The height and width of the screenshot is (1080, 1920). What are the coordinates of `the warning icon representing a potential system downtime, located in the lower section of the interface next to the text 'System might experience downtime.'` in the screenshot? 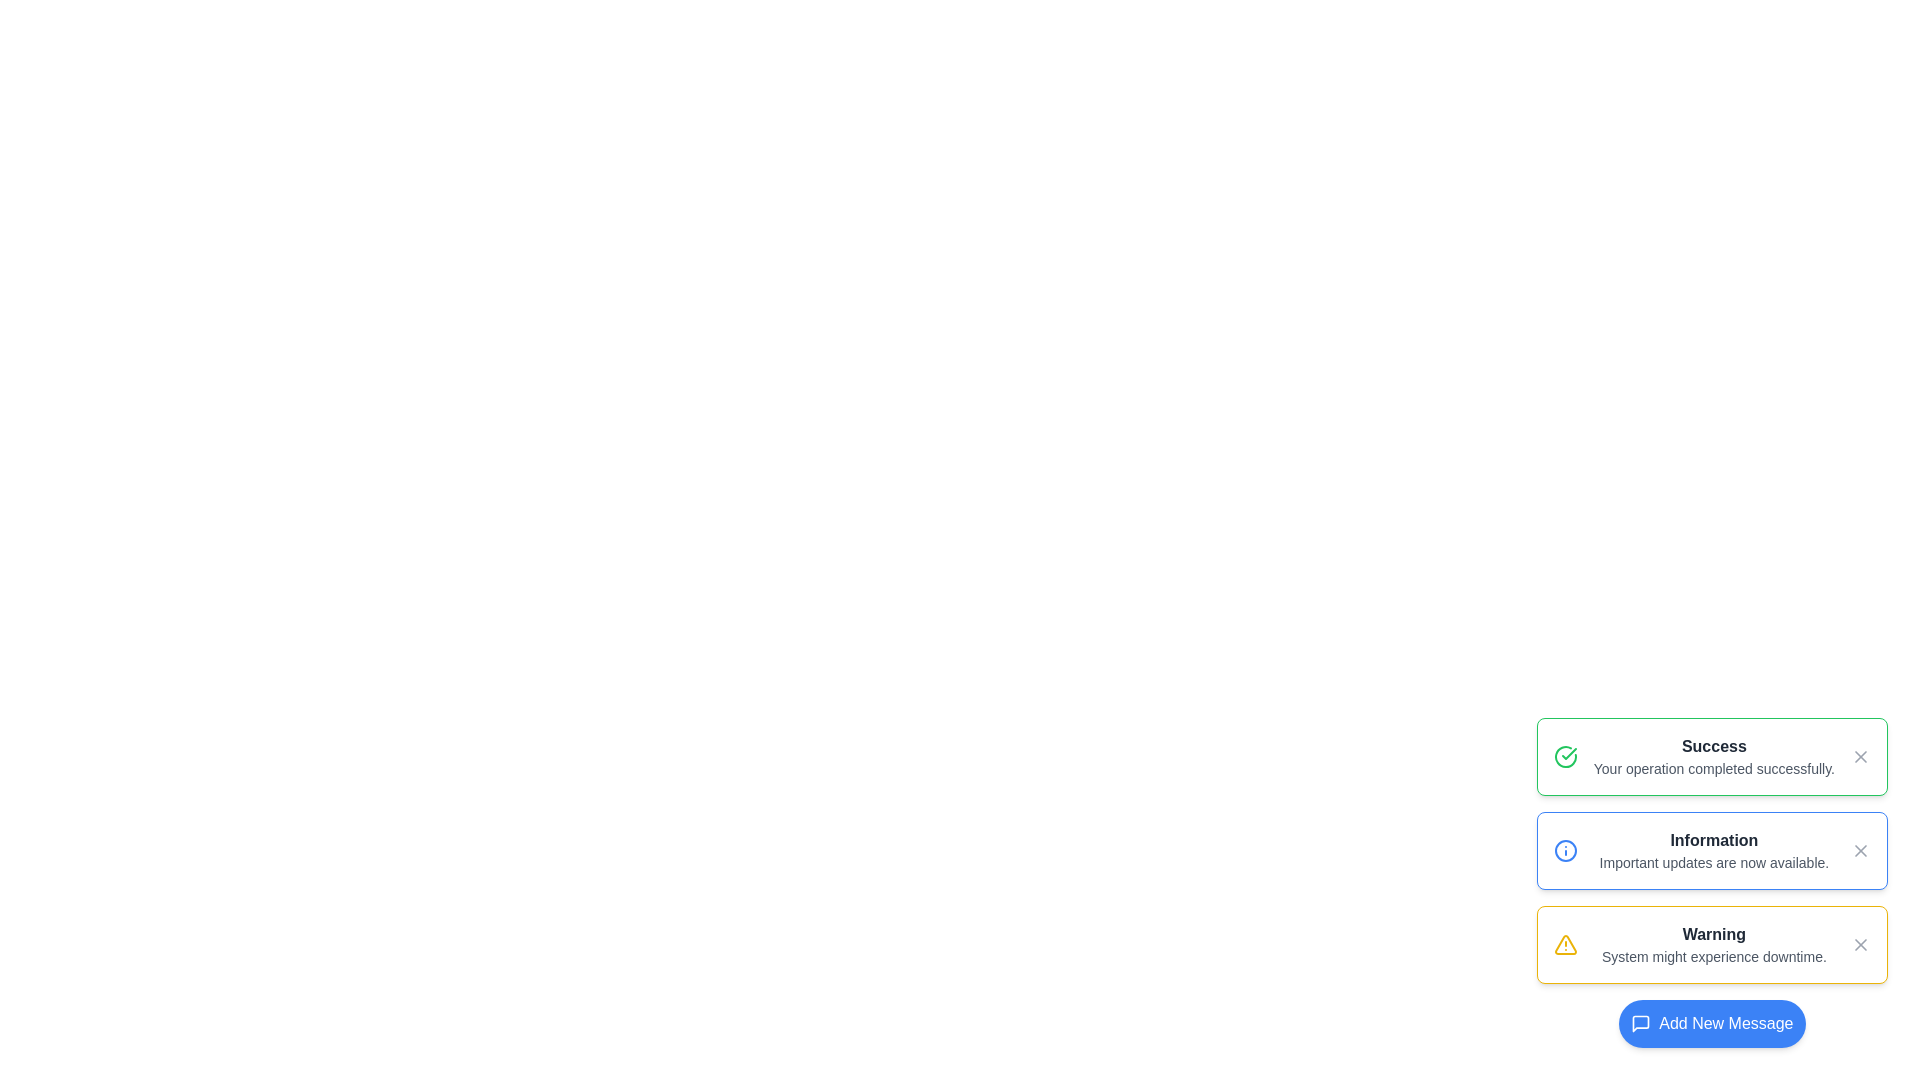 It's located at (1564, 945).